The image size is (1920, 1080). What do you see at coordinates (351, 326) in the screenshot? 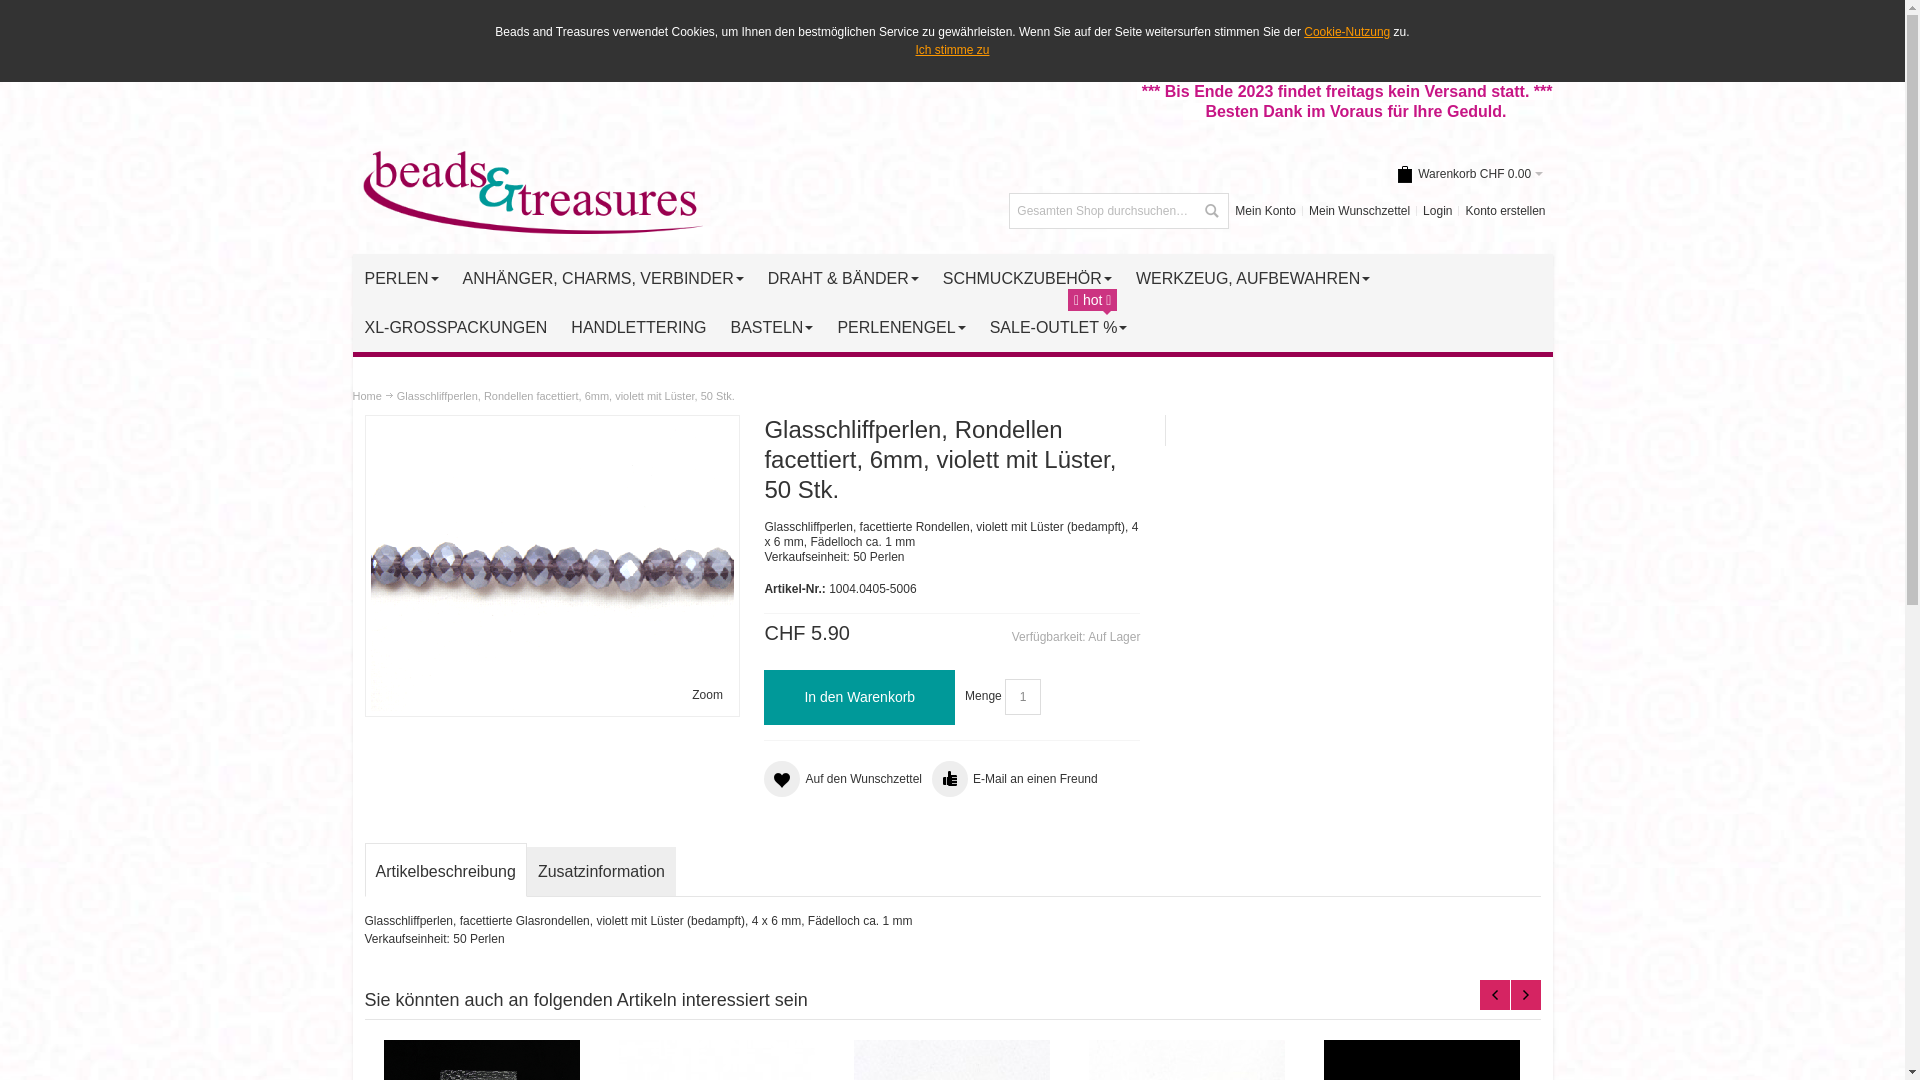
I see `'XL-GROSSPACKUNGEN'` at bounding box center [351, 326].